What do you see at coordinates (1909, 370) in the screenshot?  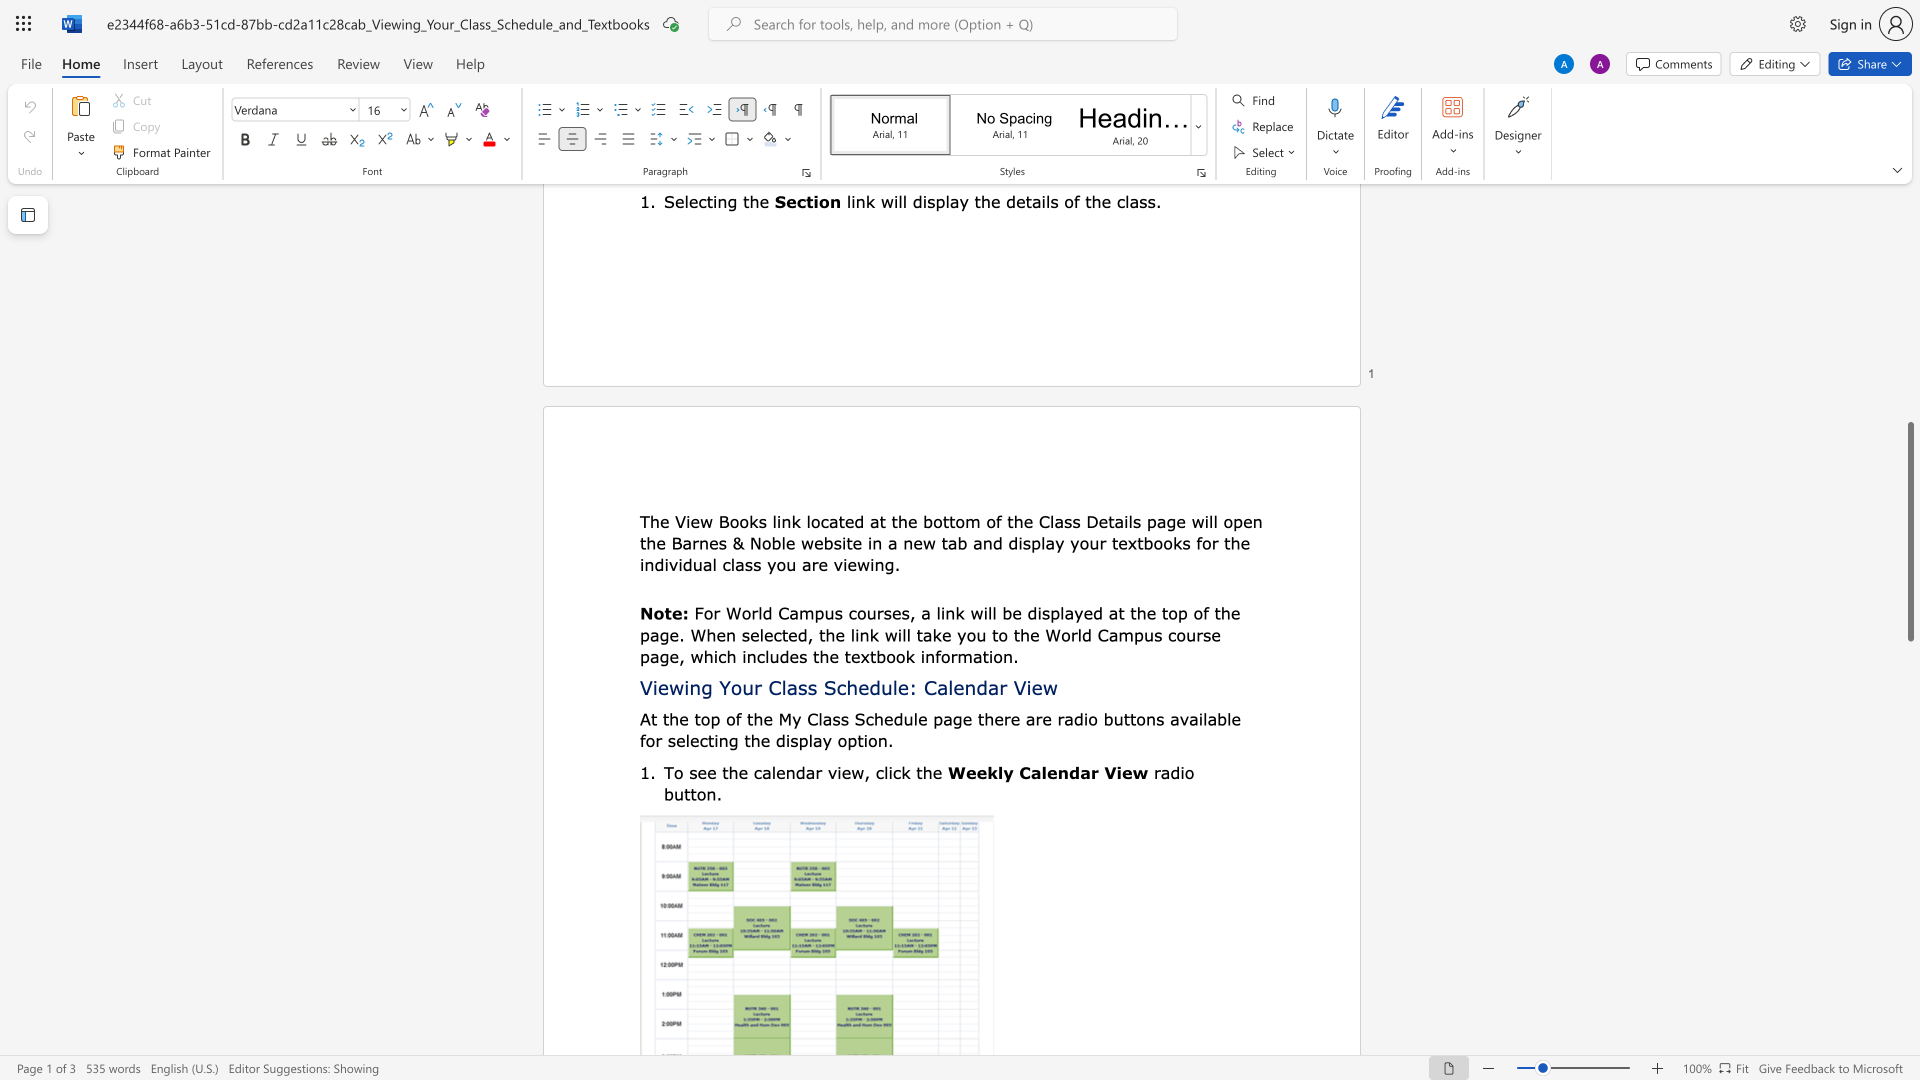 I see `the scrollbar on the right` at bounding box center [1909, 370].